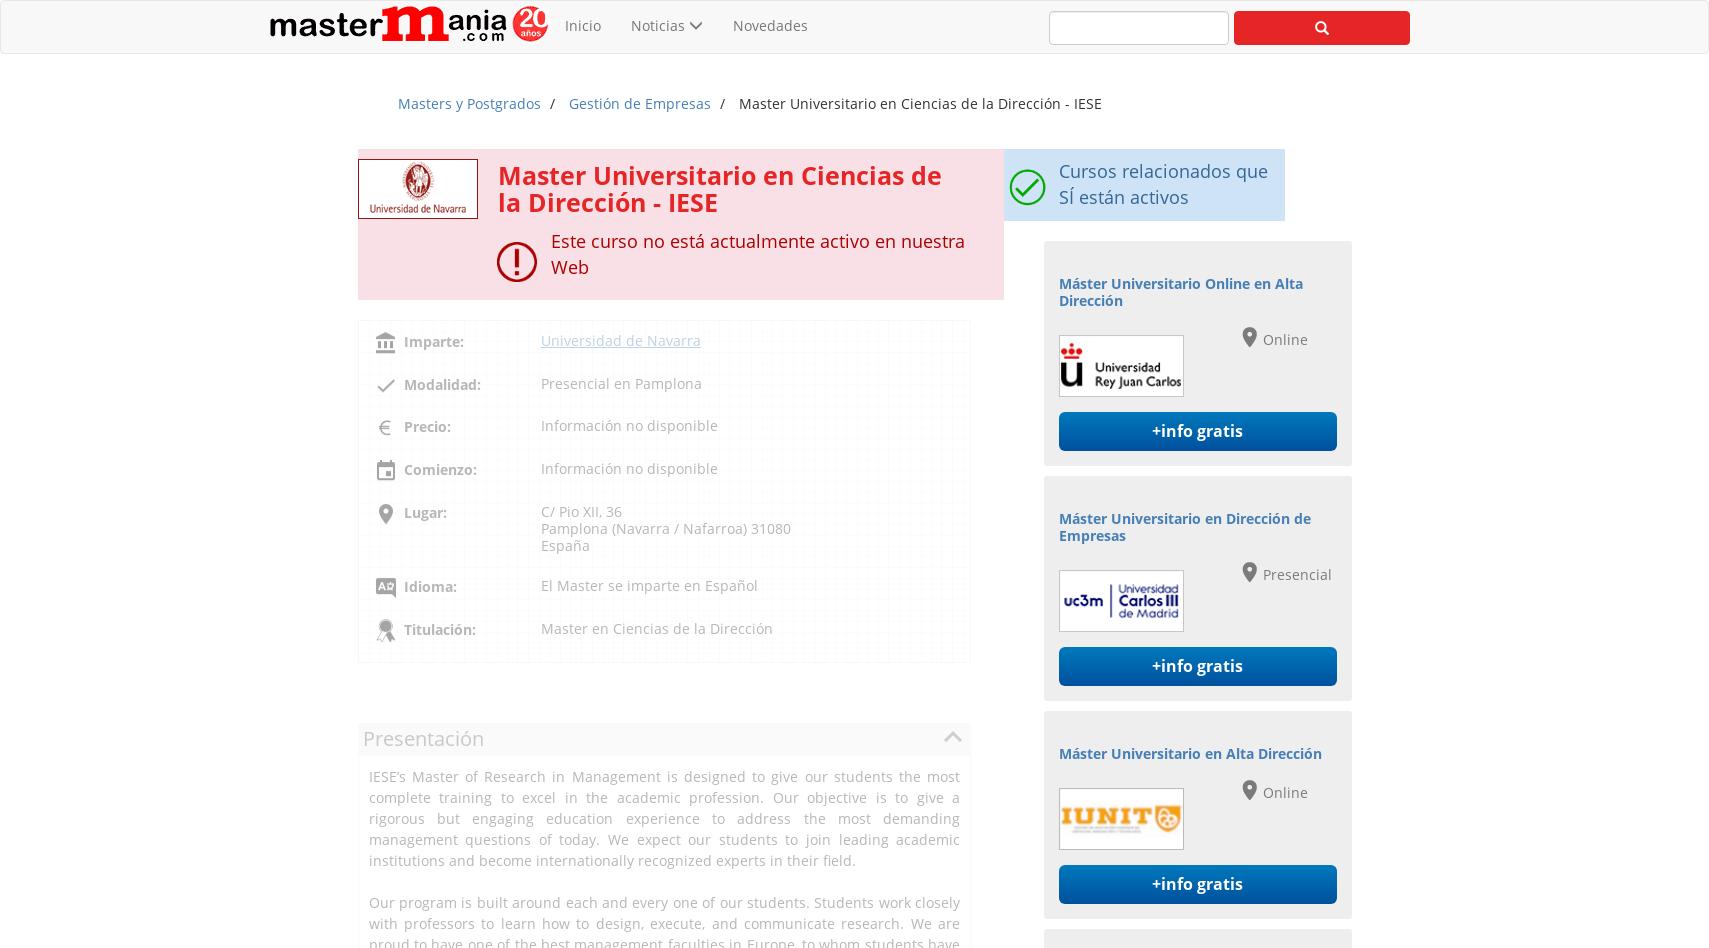 Image resolution: width=1709 pixels, height=948 pixels. What do you see at coordinates (663, 527) in the screenshot?
I see `'Pamplona (Navarra / Nafarroa) 31080'` at bounding box center [663, 527].